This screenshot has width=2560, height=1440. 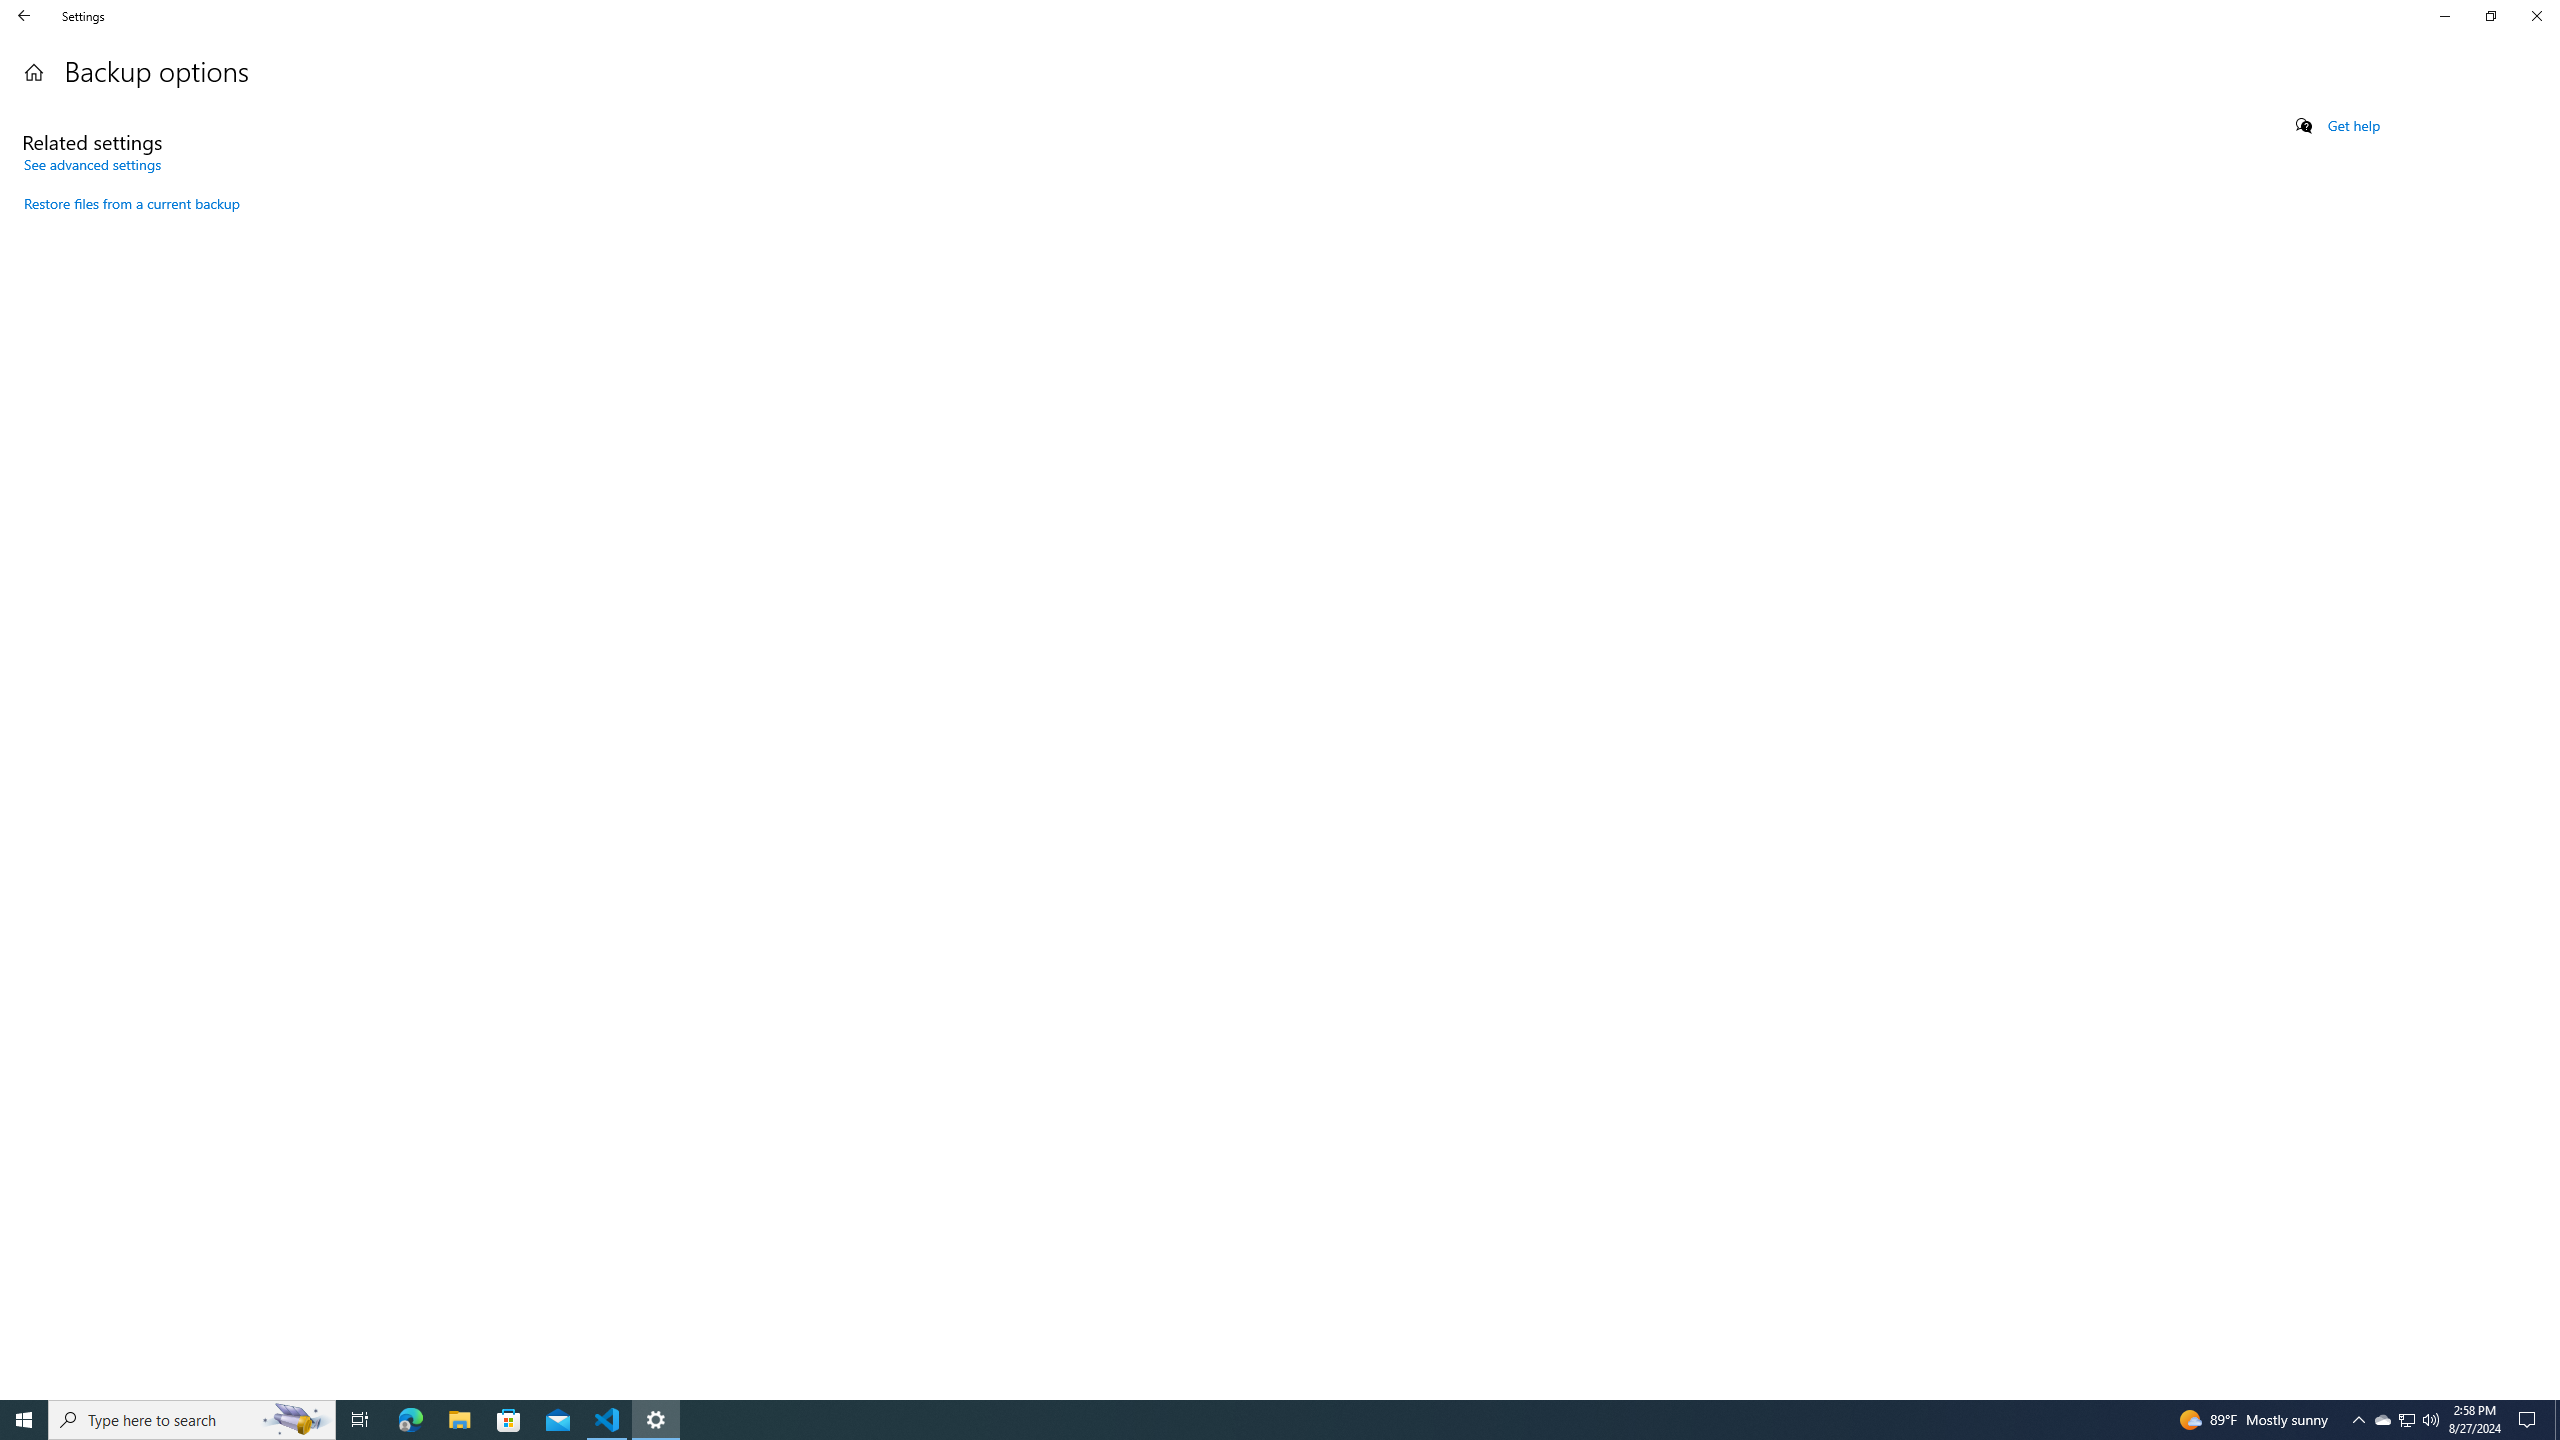 I want to click on 'Action Center, No new notifications', so click(x=2530, y=1418).